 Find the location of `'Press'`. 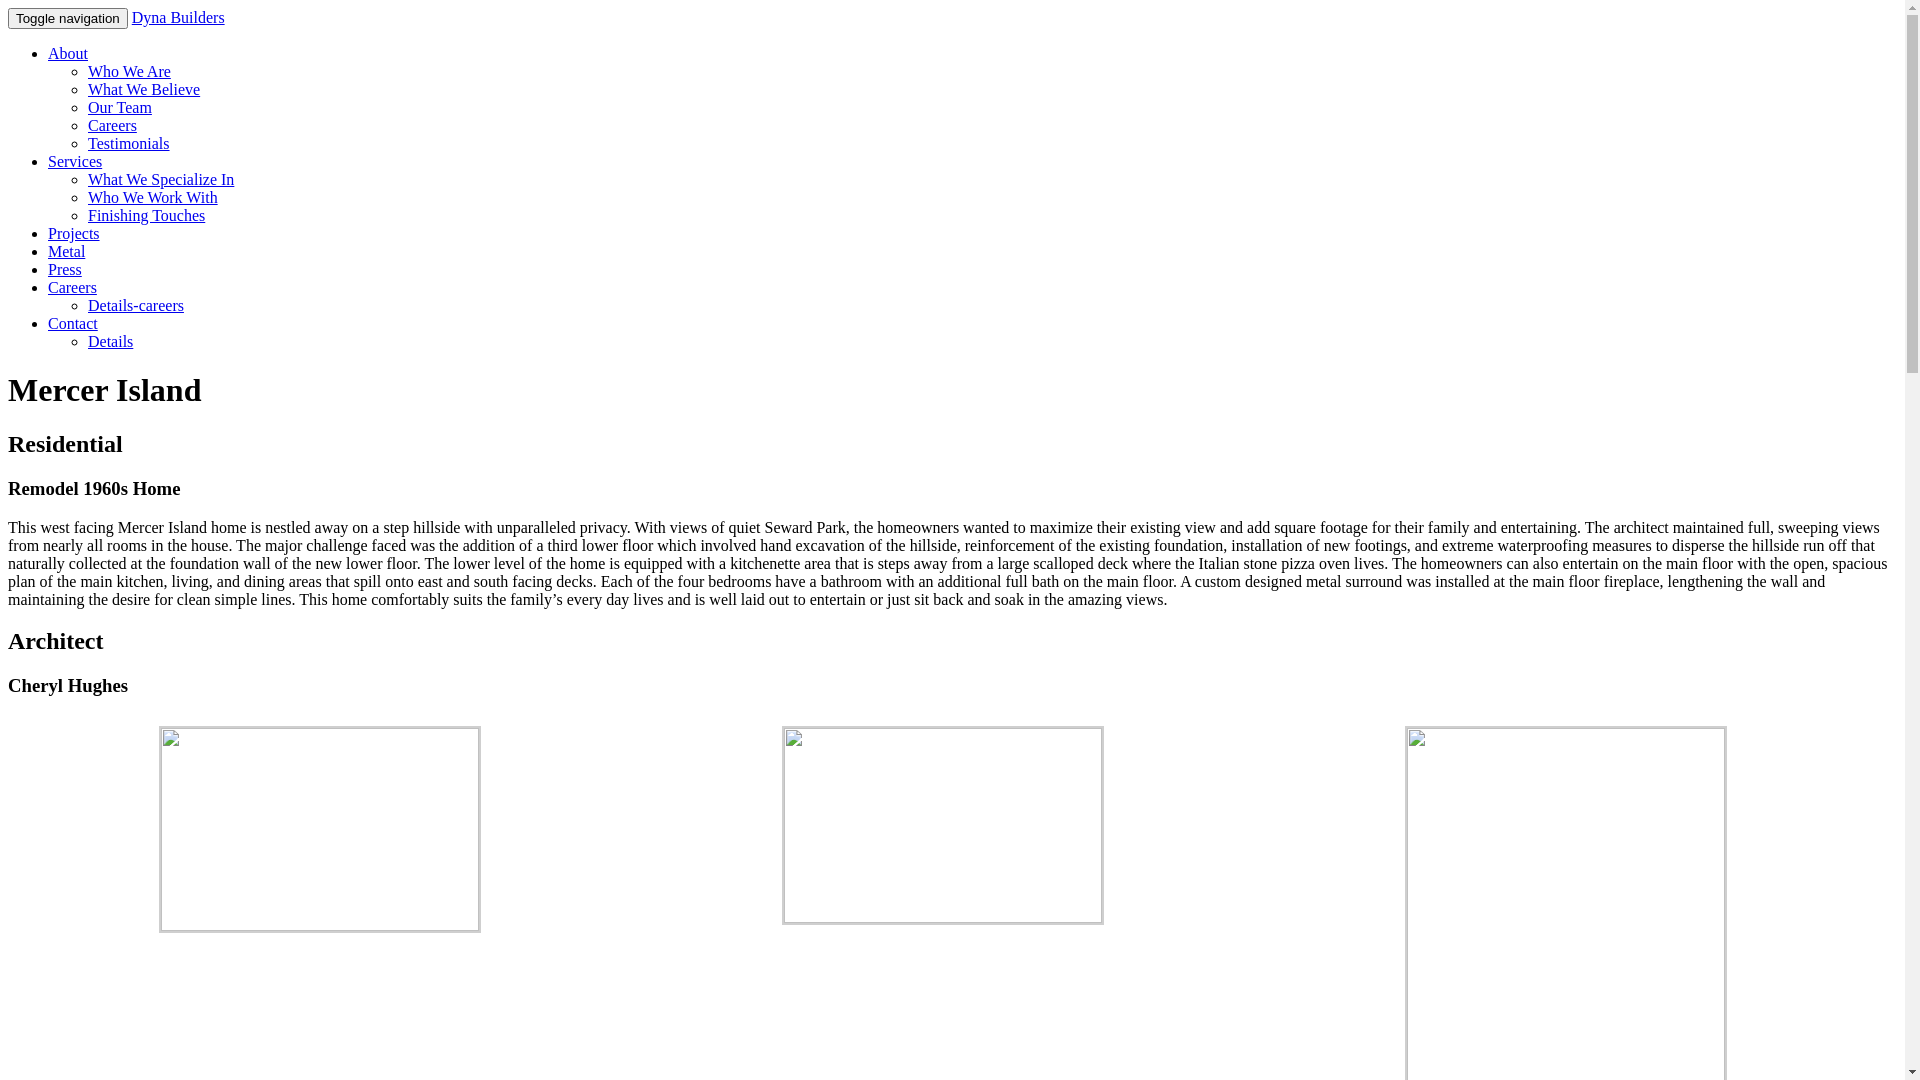

'Press' is located at coordinates (65, 268).